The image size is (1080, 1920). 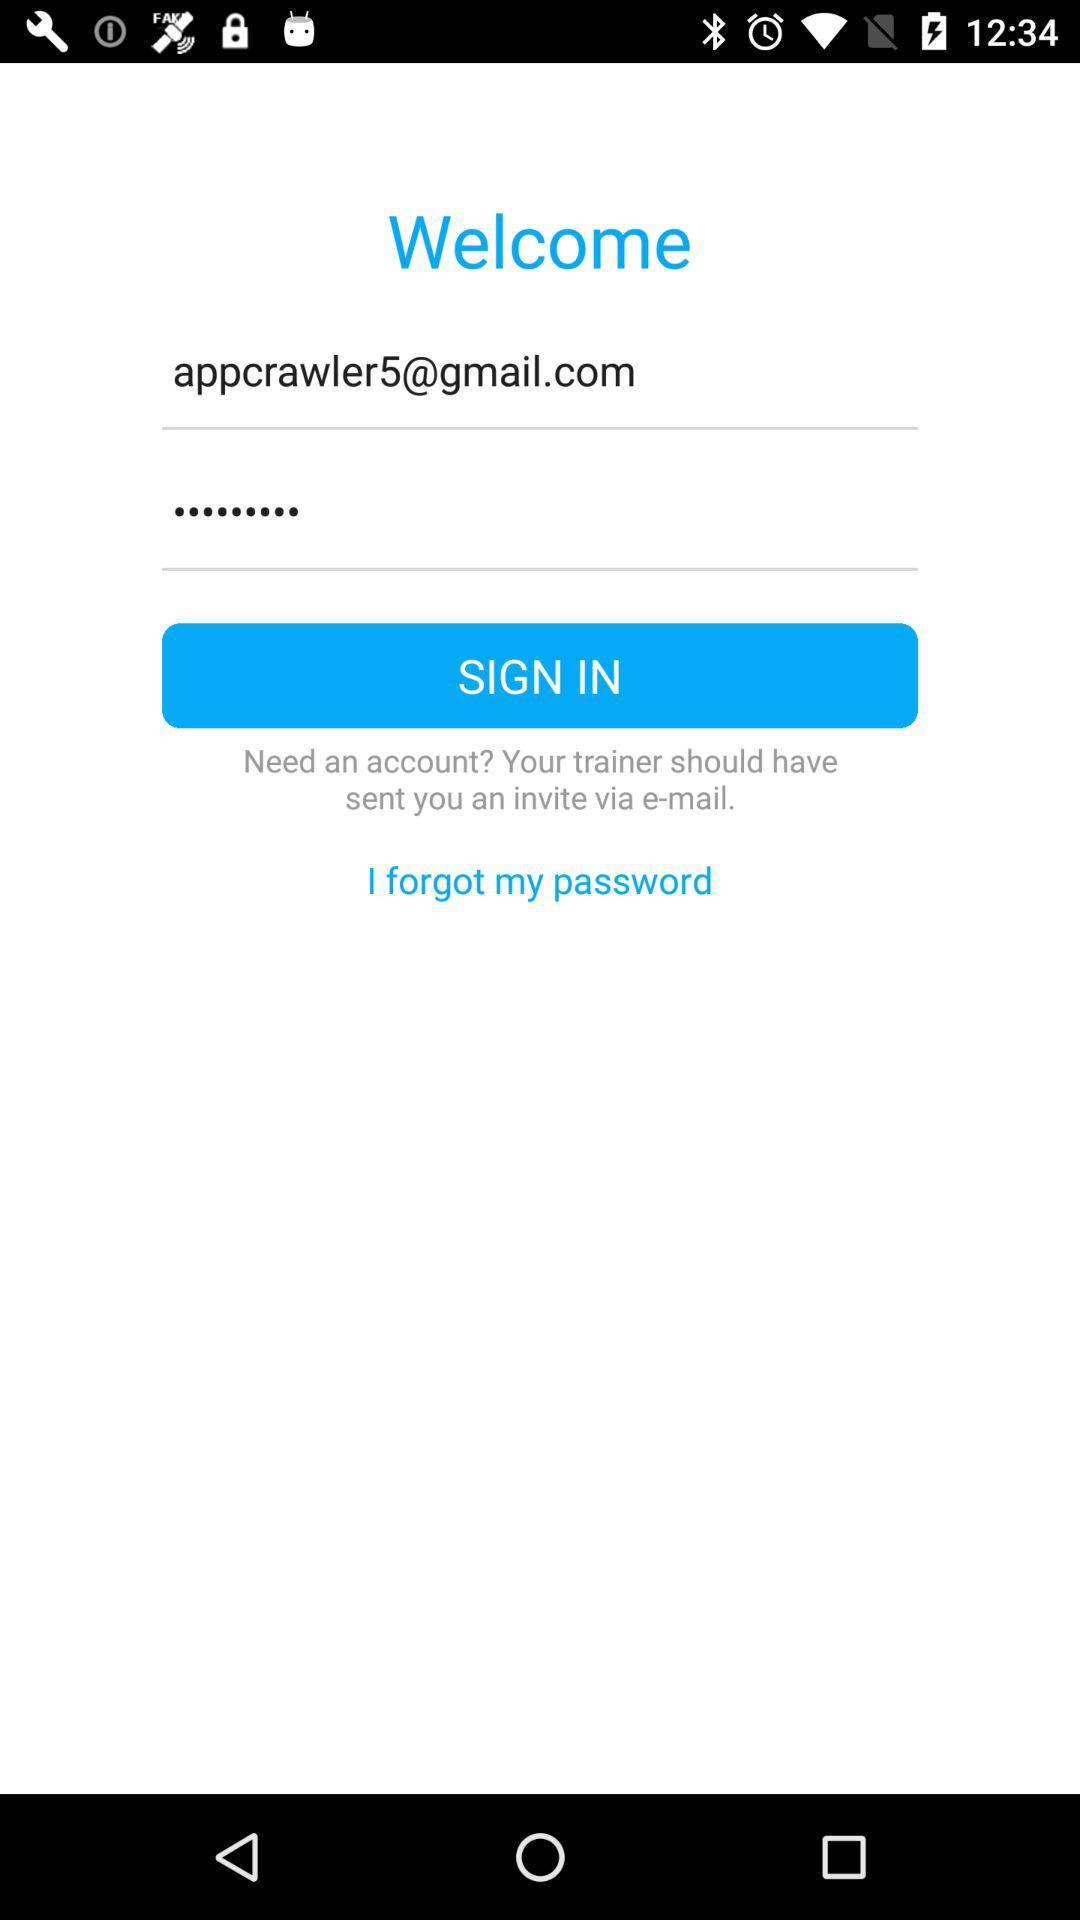 I want to click on item above crowd3116, so click(x=540, y=427).